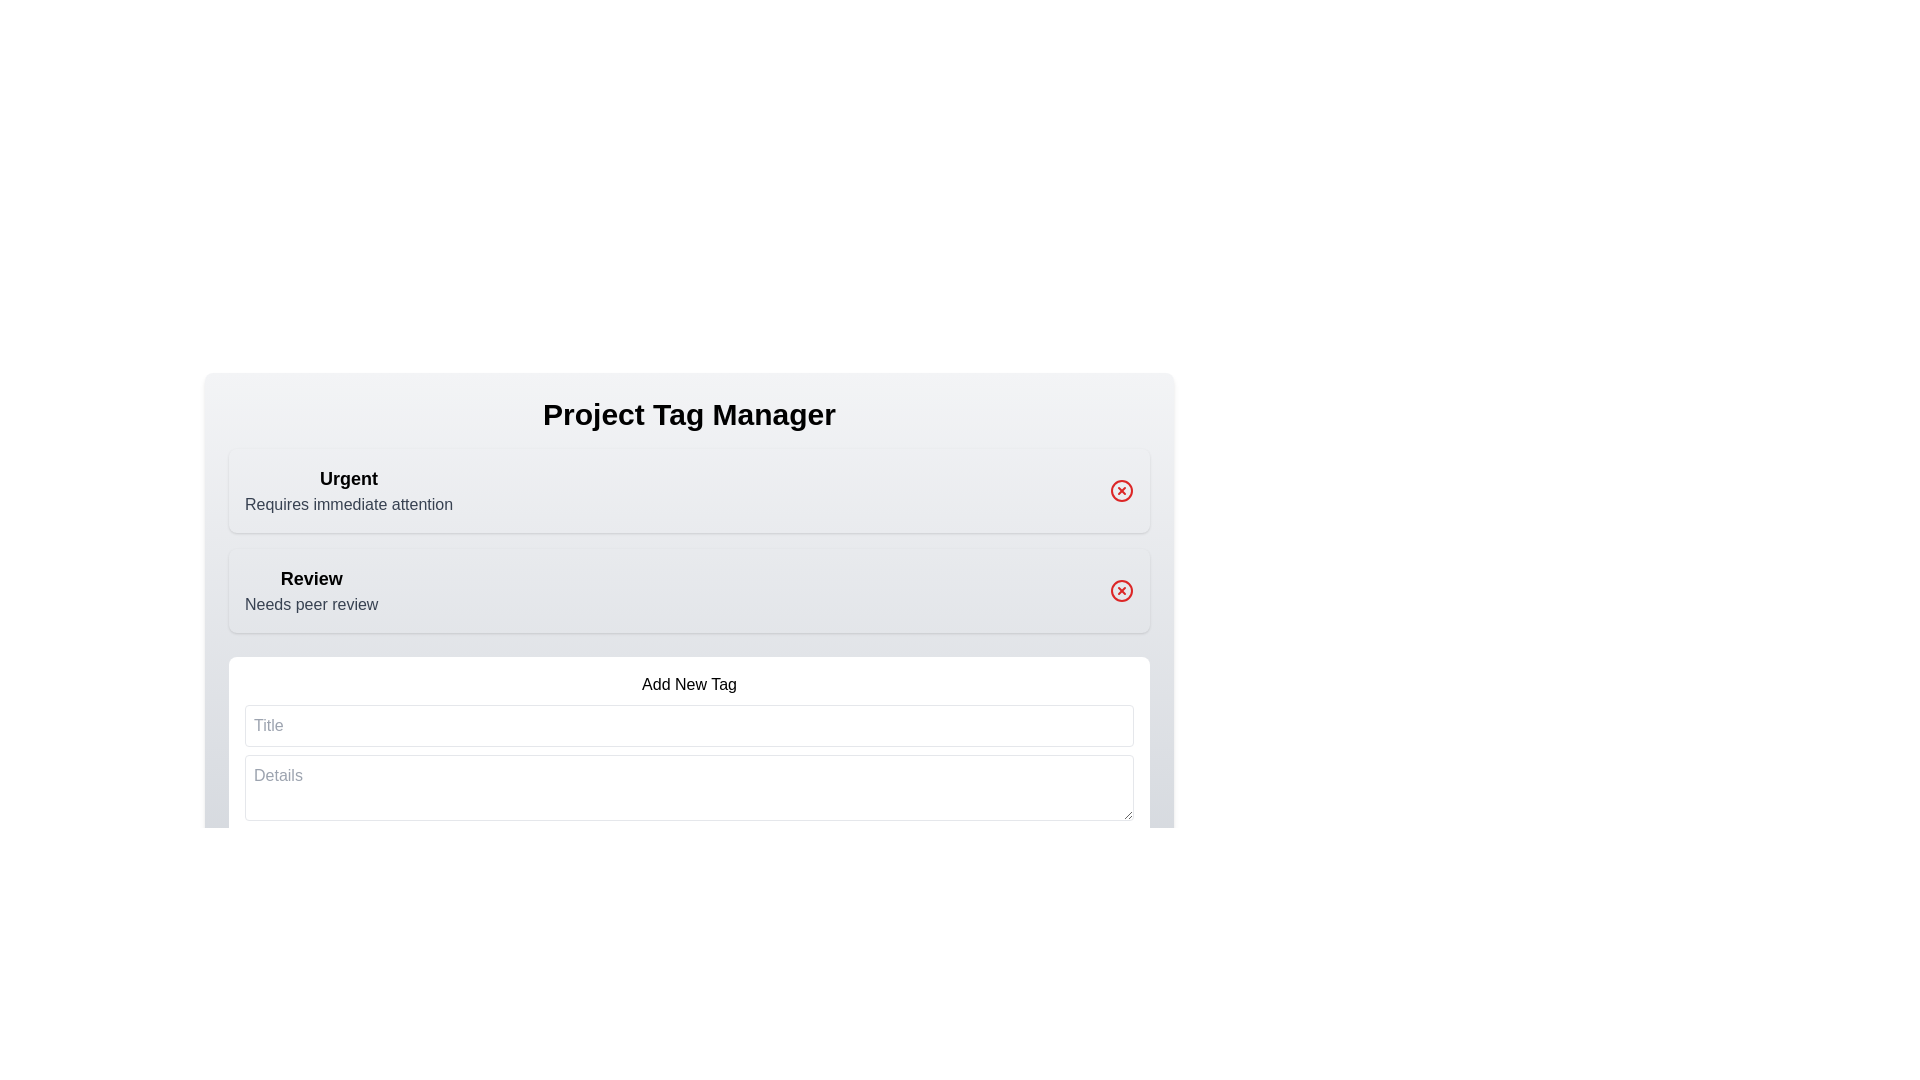  I want to click on the red circular icon with a cross, which serves as the delete button for the 'Urgent' tag item, located at the top-right of the 'Urgent' section, so click(1122, 490).